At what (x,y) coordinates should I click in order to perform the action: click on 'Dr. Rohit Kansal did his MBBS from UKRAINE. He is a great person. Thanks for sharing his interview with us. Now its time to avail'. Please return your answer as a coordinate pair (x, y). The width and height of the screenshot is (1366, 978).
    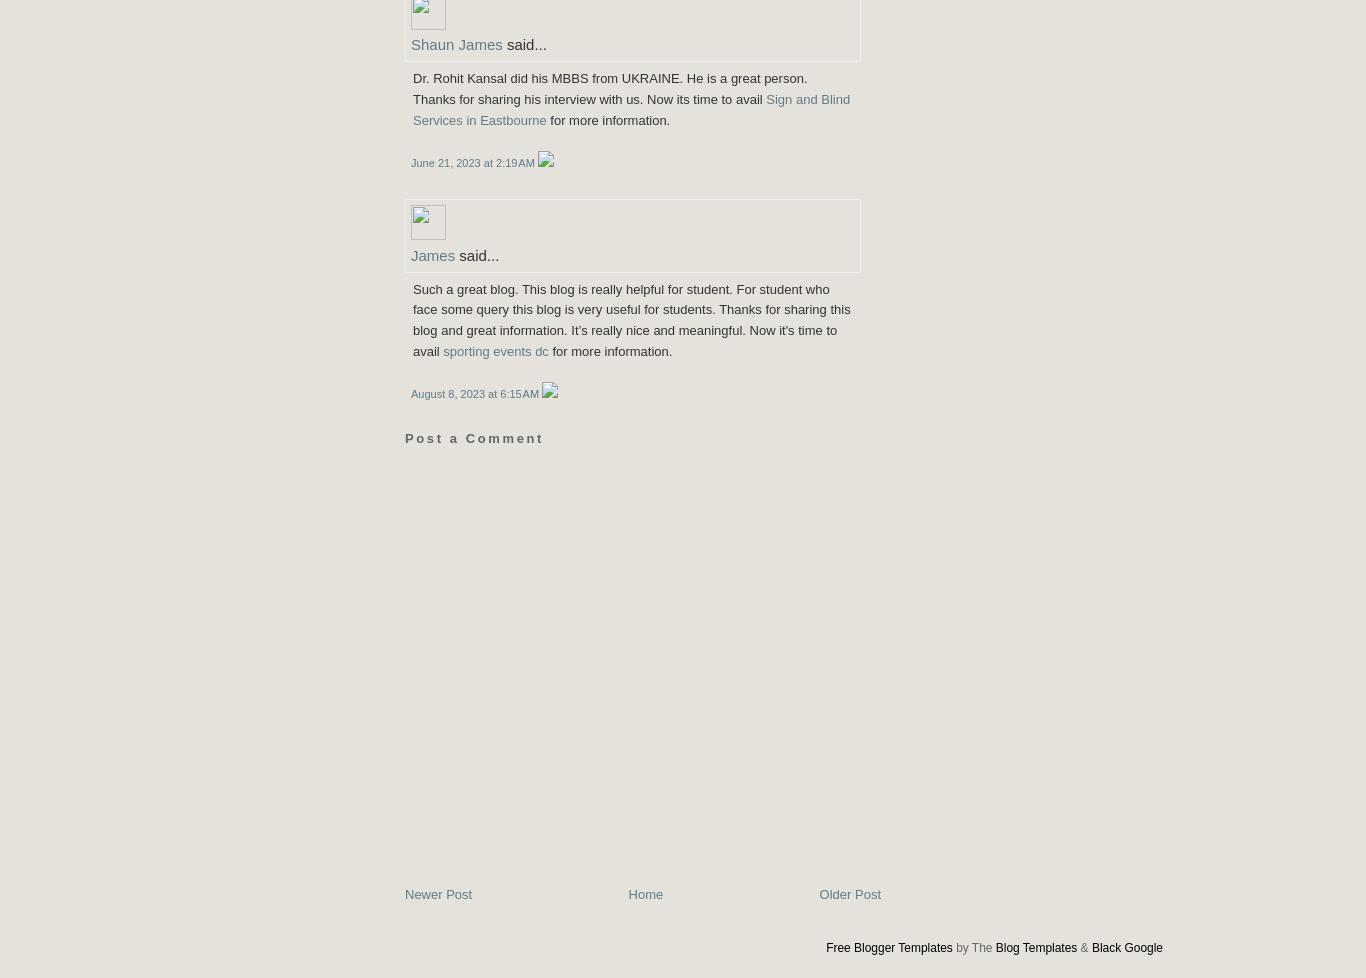
    Looking at the image, I should click on (411, 88).